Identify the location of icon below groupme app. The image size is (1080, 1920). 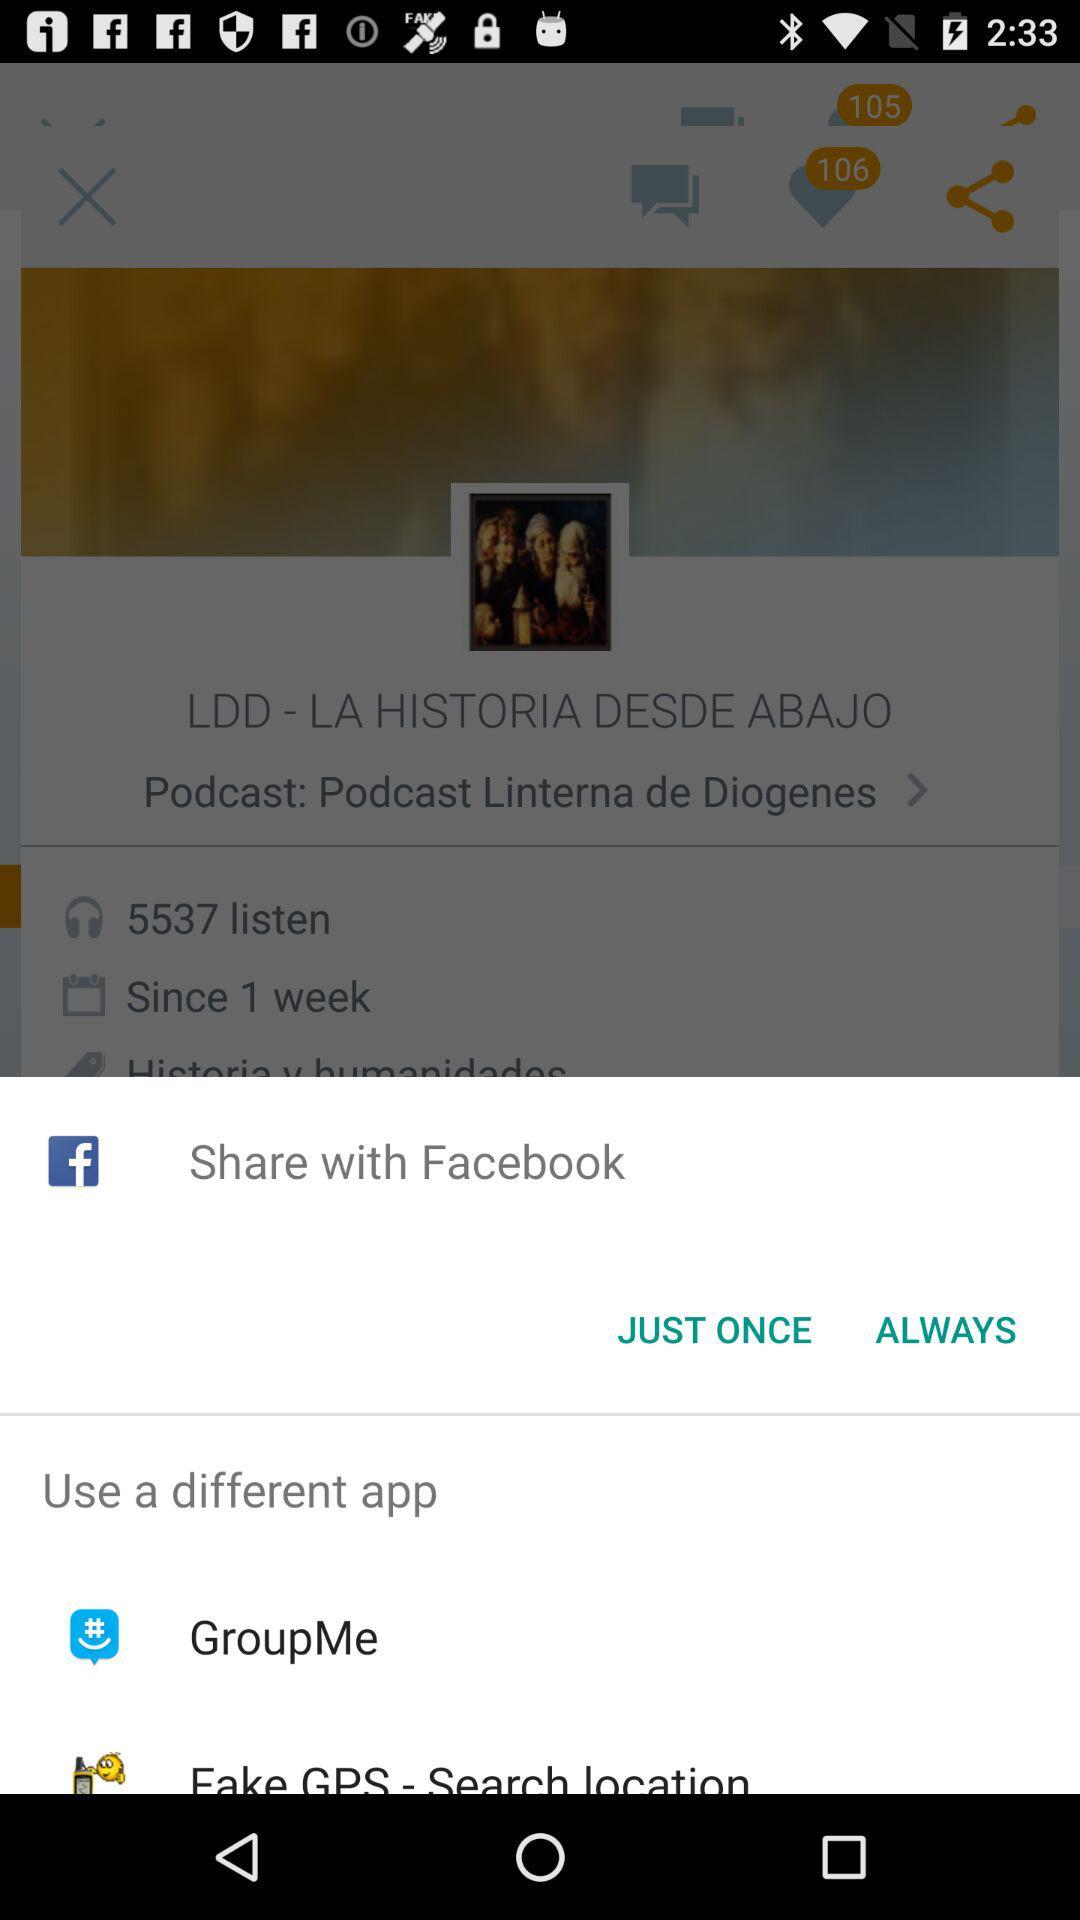
(470, 1772).